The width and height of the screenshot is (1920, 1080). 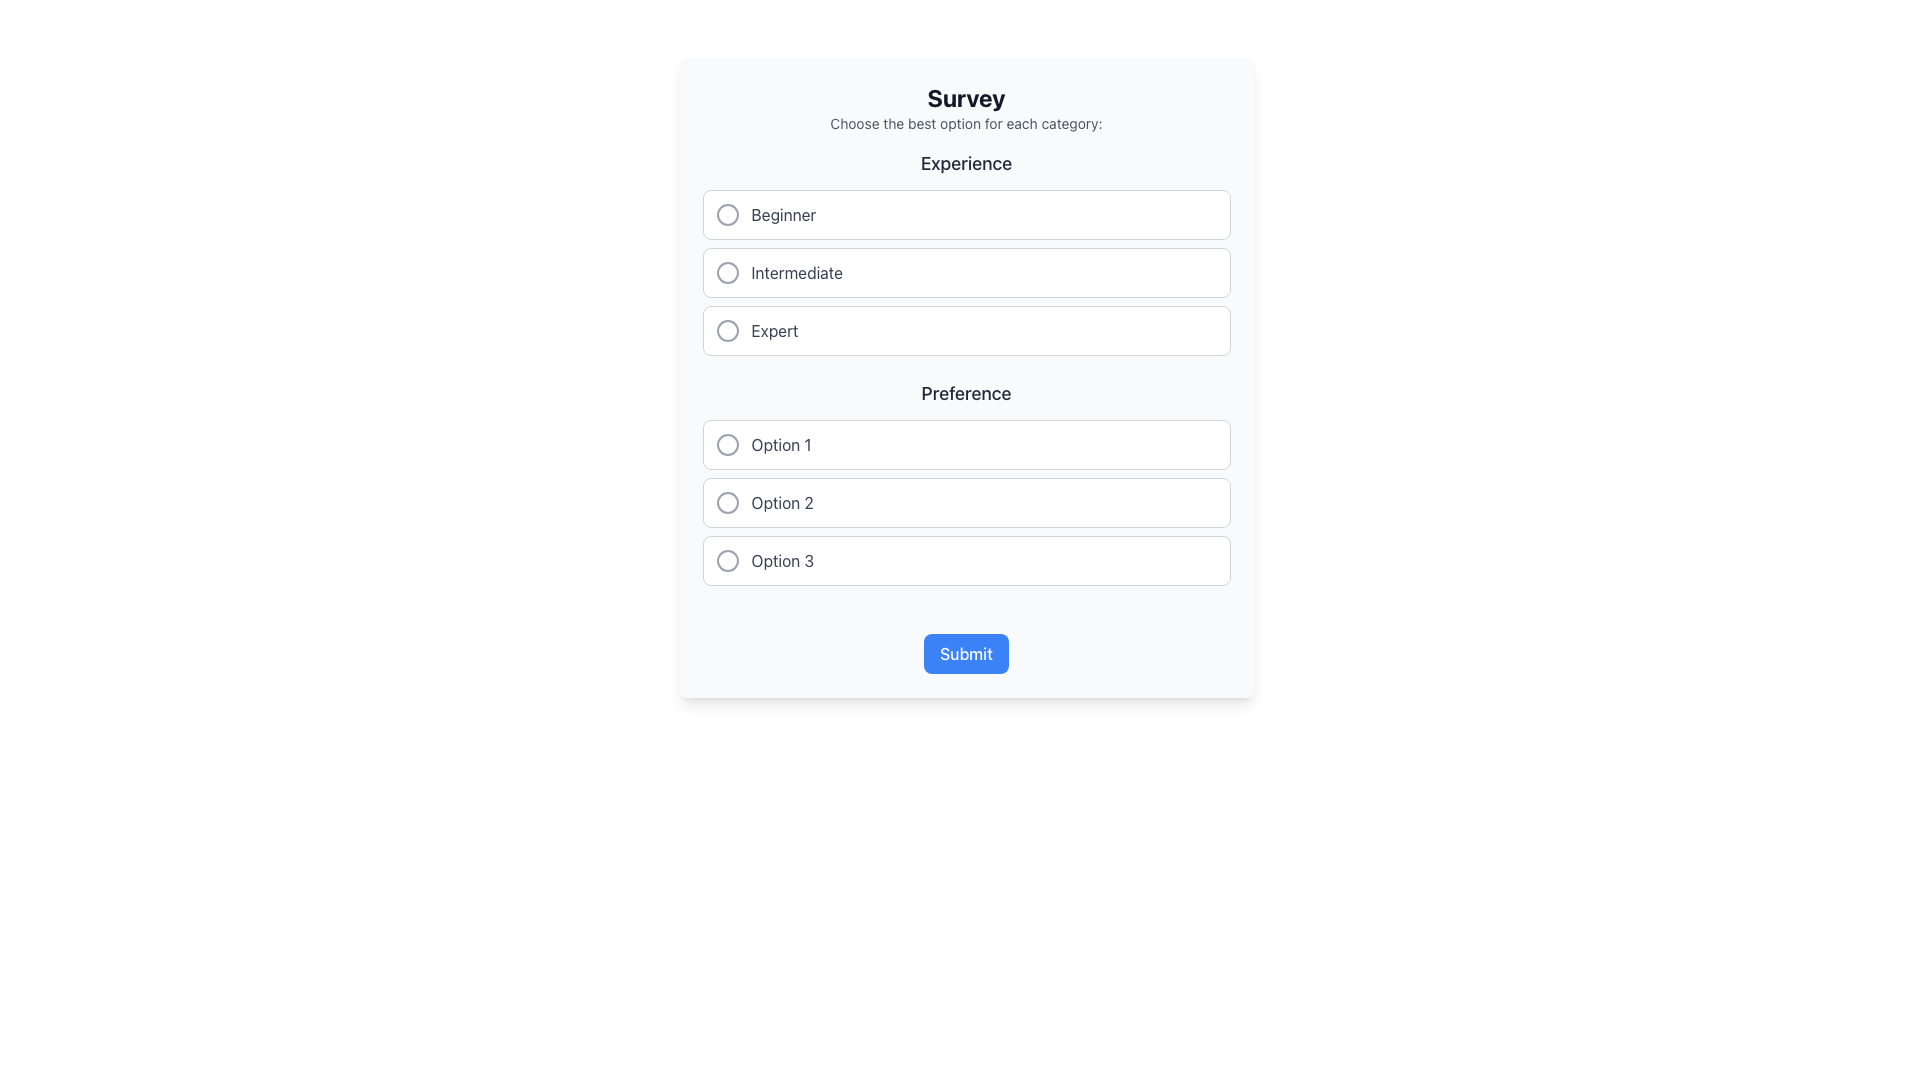 I want to click on the unselected radio button labeled 'Expert' in the Experience section of the survey interface, so click(x=726, y=330).